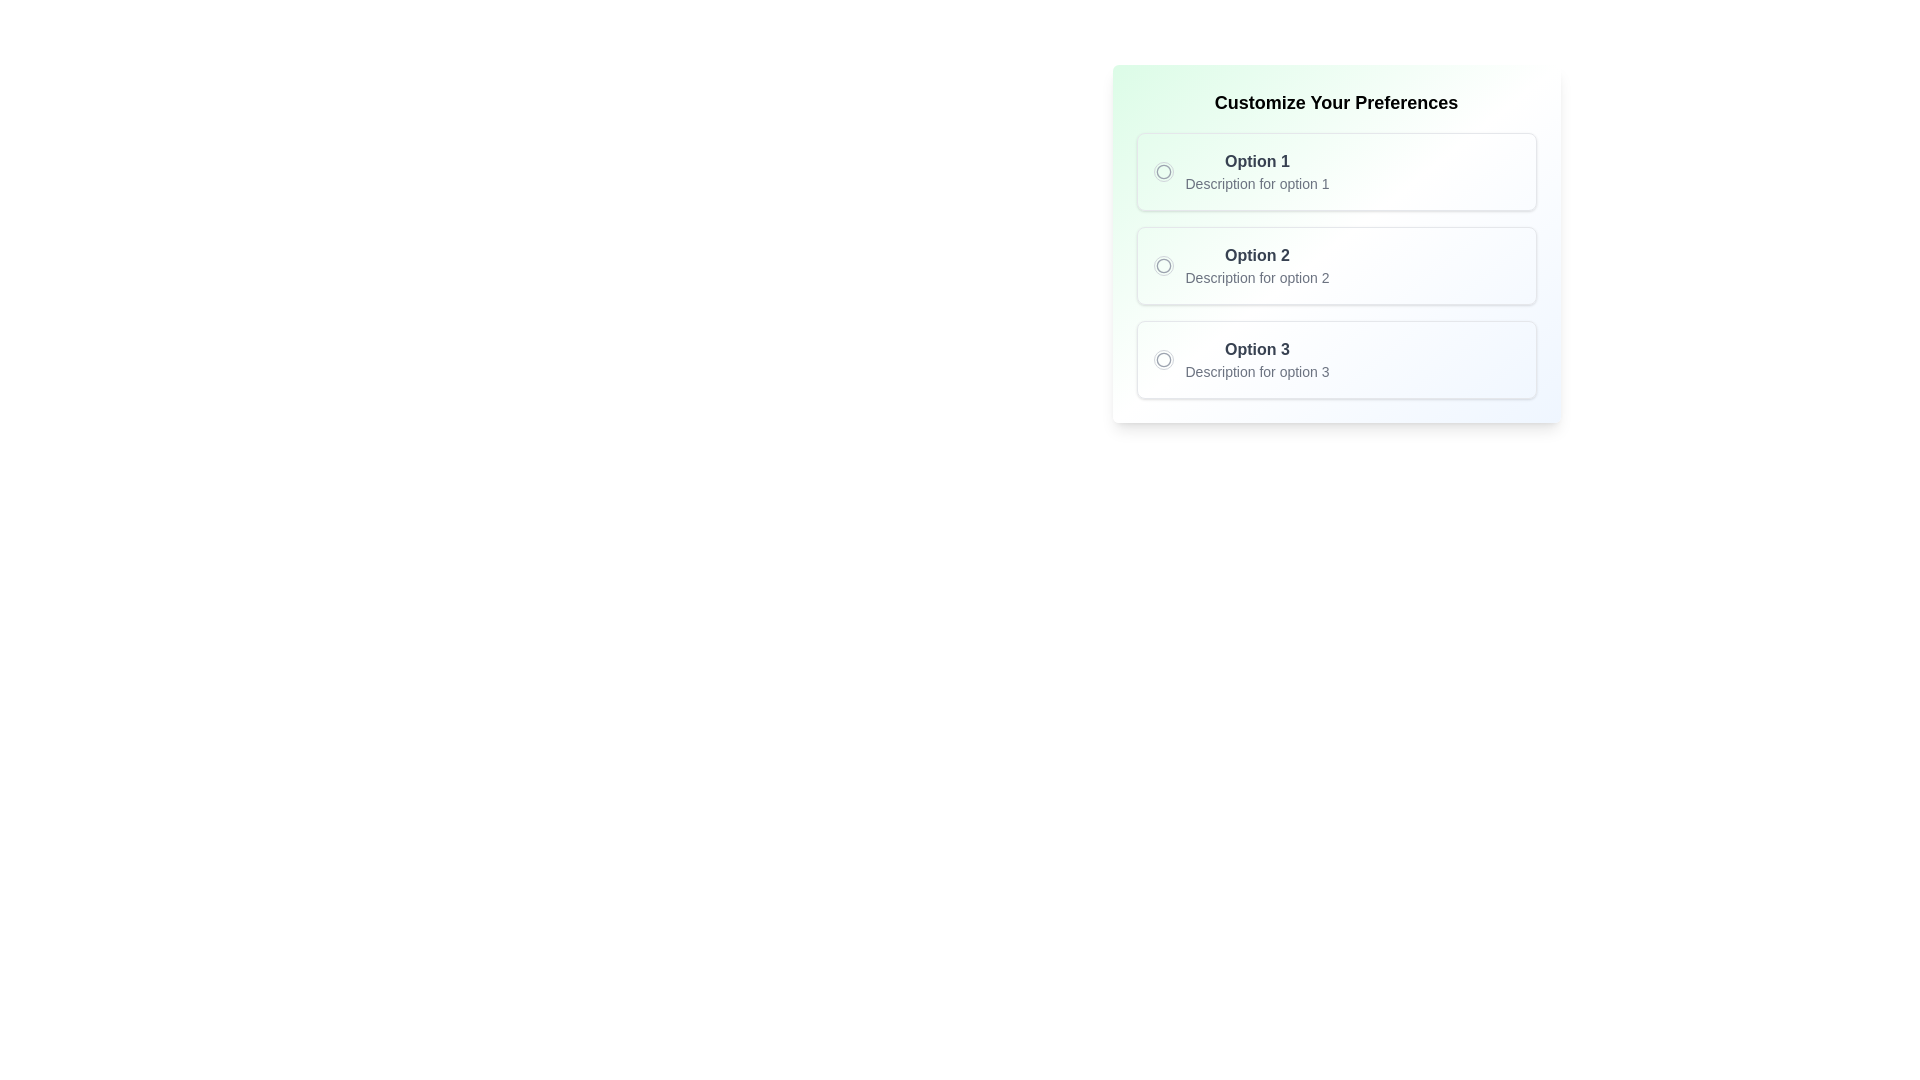  What do you see at coordinates (1256, 358) in the screenshot?
I see `the 'Option 3' text label which is the third selectable option in a vertical list of options` at bounding box center [1256, 358].